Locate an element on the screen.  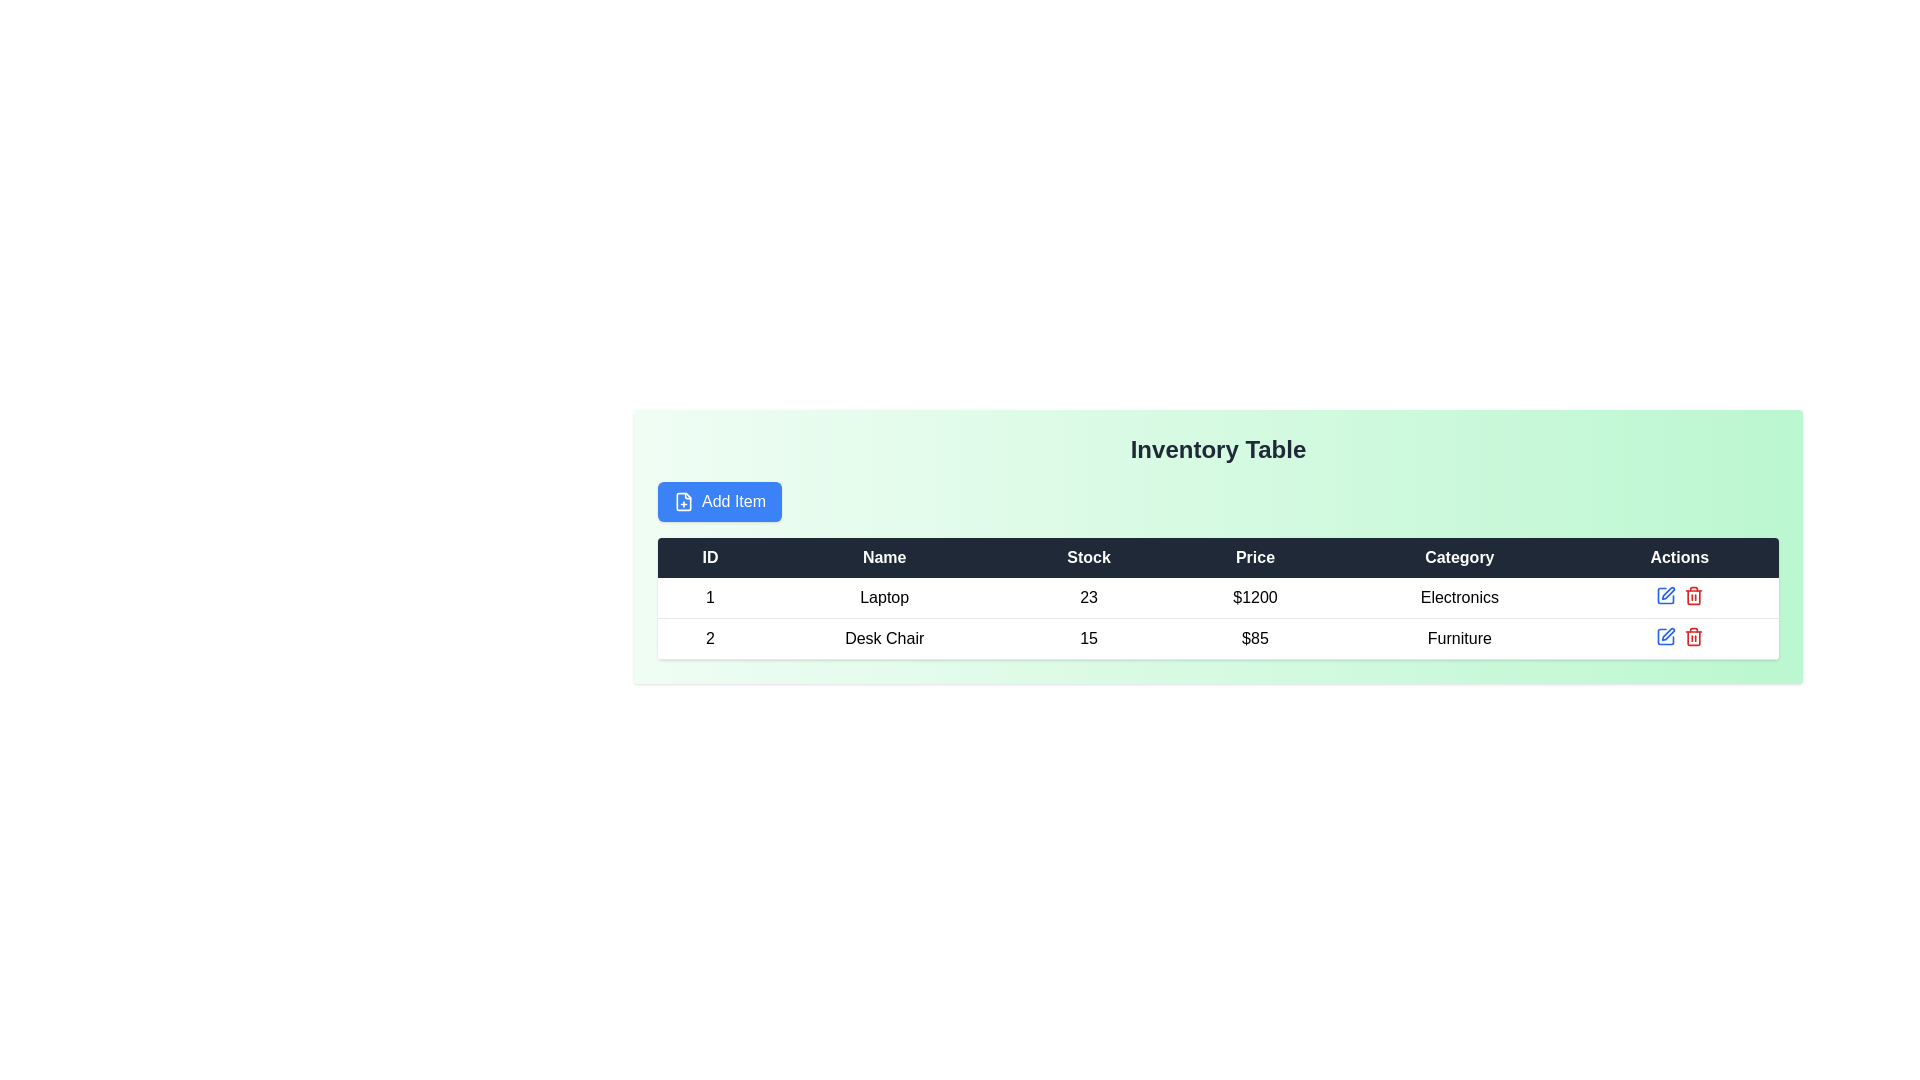
unique identifier text for the item 'Desk Chair' located in the first cell of the second row of the inventory table beneath the ID '1' is located at coordinates (710, 639).